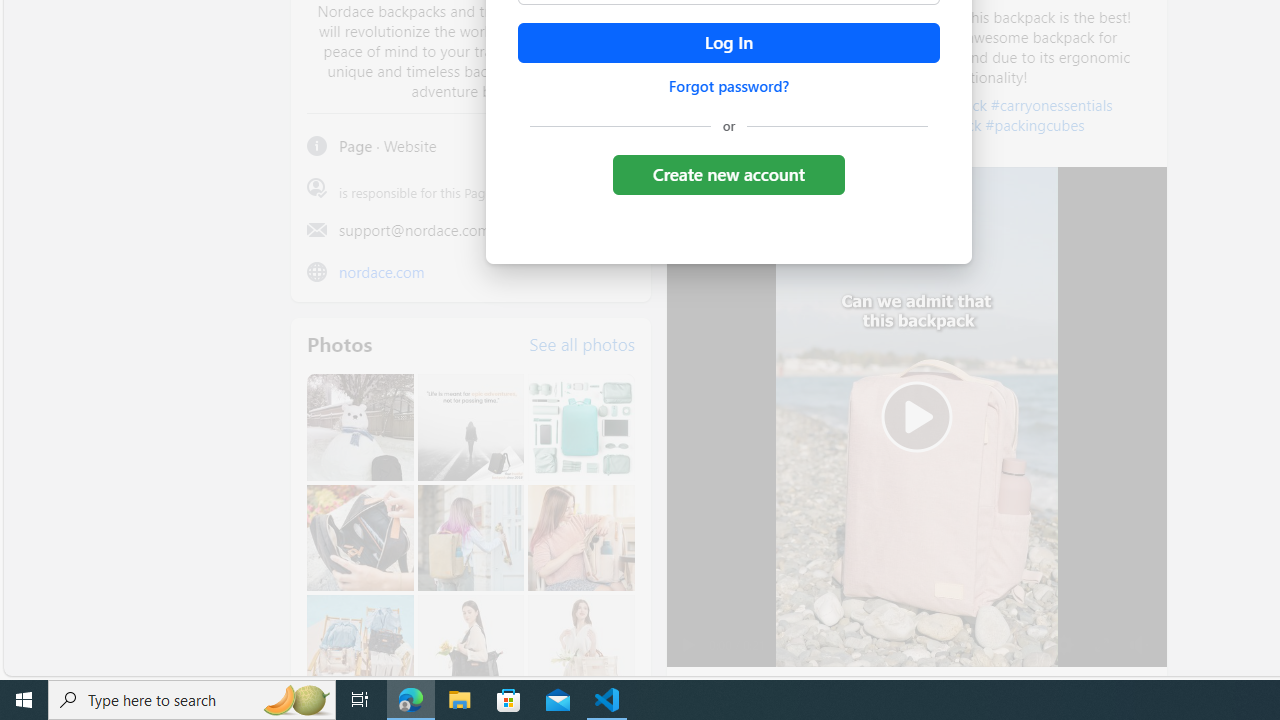  Describe the element at coordinates (727, 85) in the screenshot. I see `'Forgot password?'` at that location.